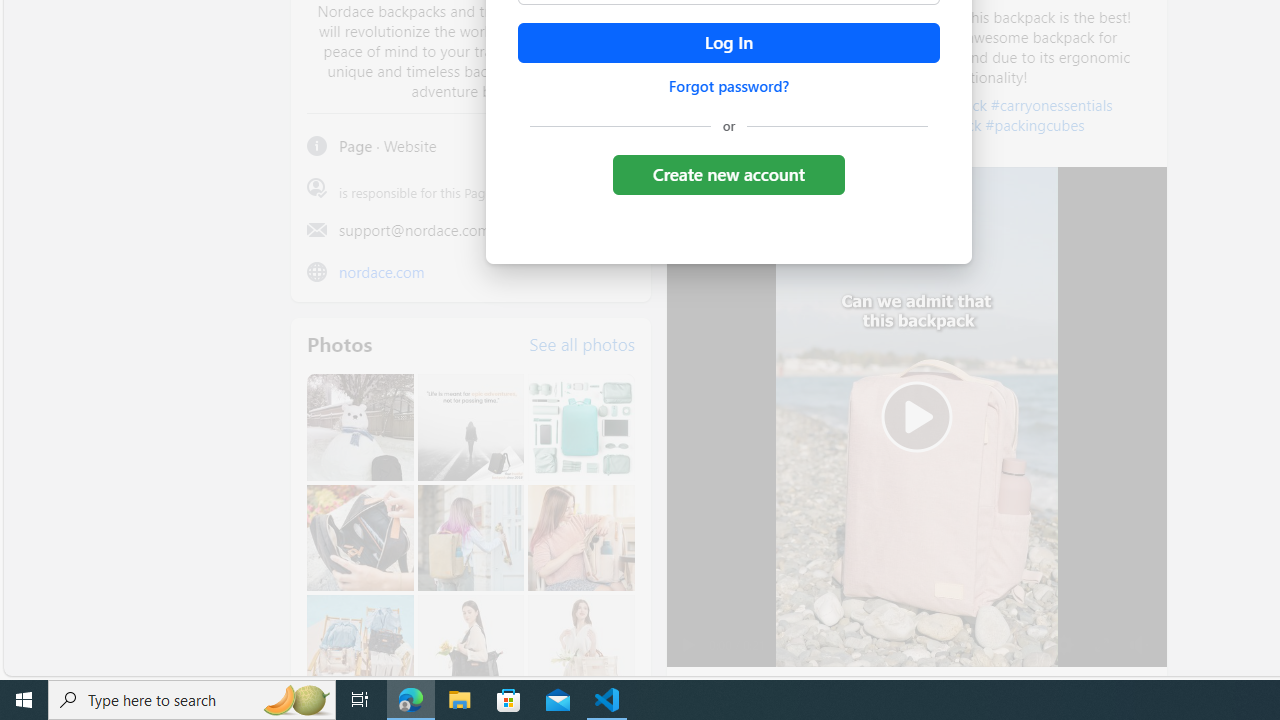  Describe the element at coordinates (727, 85) in the screenshot. I see `'Forgot password?'` at that location.